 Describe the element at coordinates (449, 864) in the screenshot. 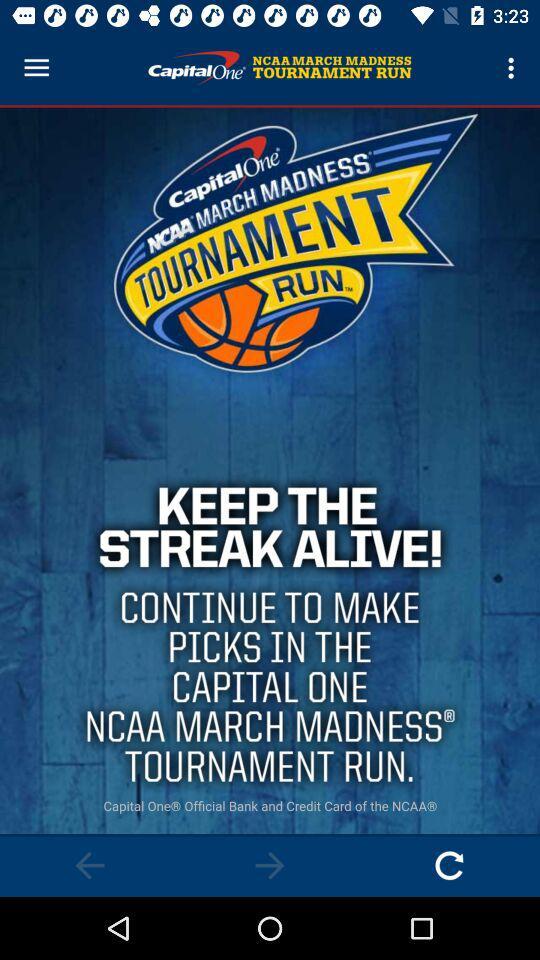

I see `refresh` at that location.